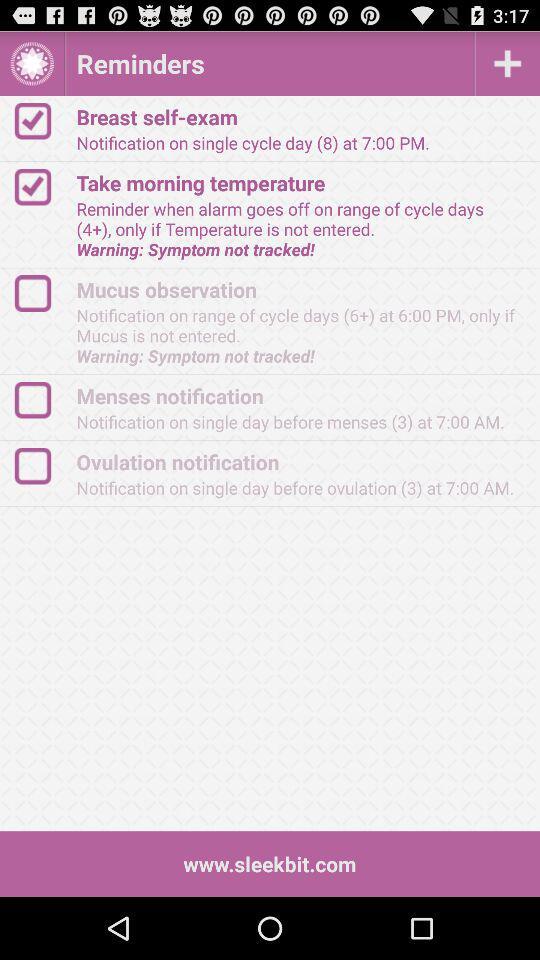  Describe the element at coordinates (42, 292) in the screenshot. I see `click on activity checklist box` at that location.